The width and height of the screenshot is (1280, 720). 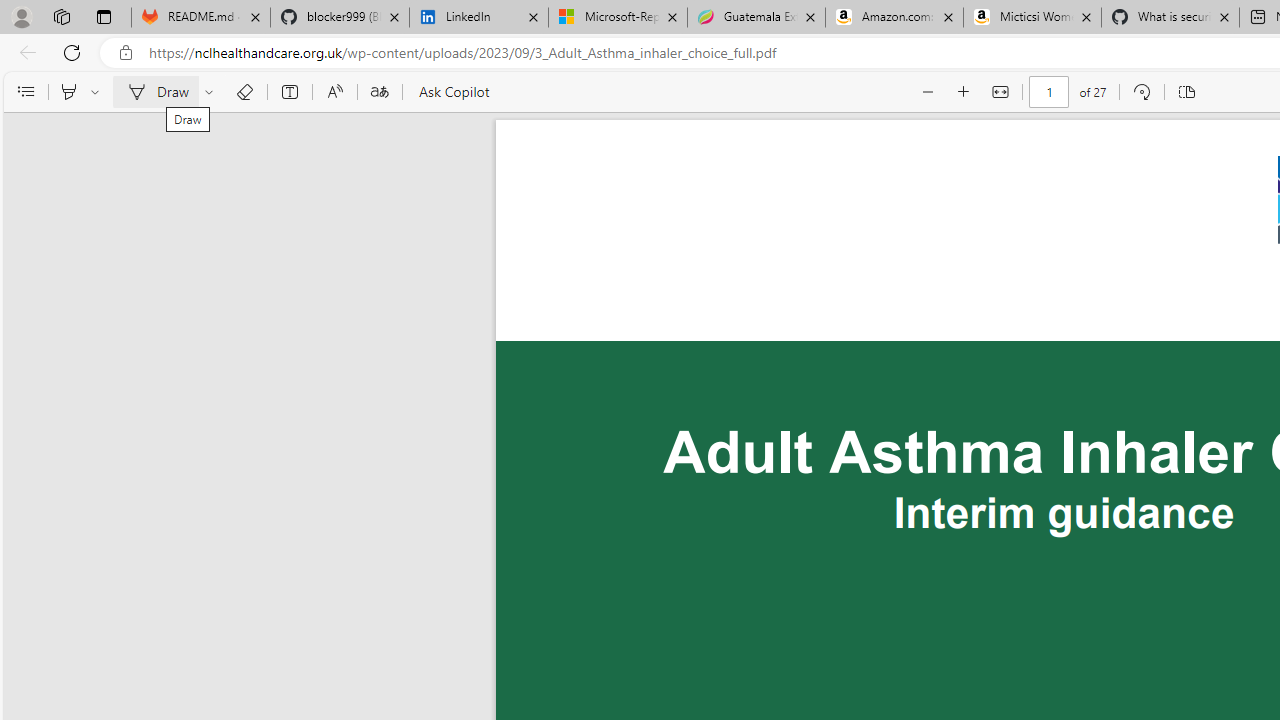 I want to click on 'Erase', so click(x=243, y=92).